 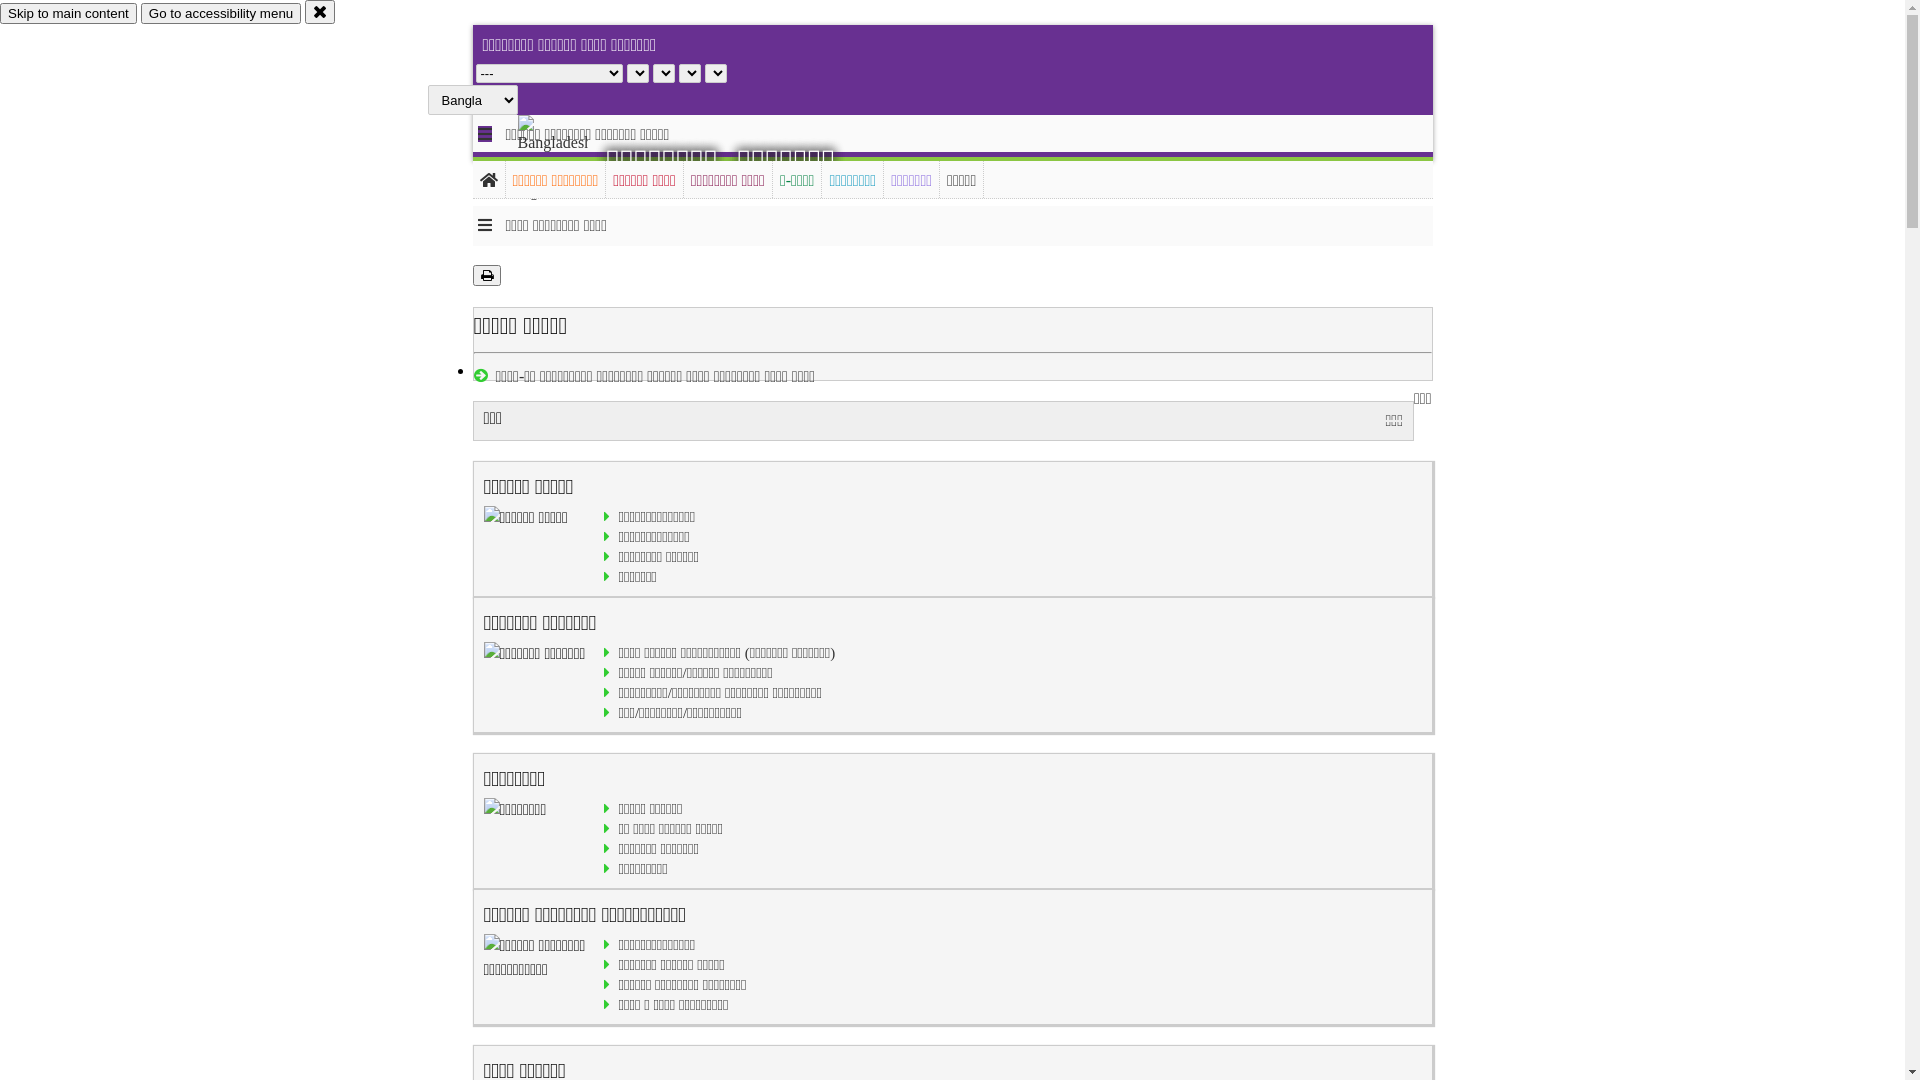 I want to click on 'close', so click(x=320, y=11).